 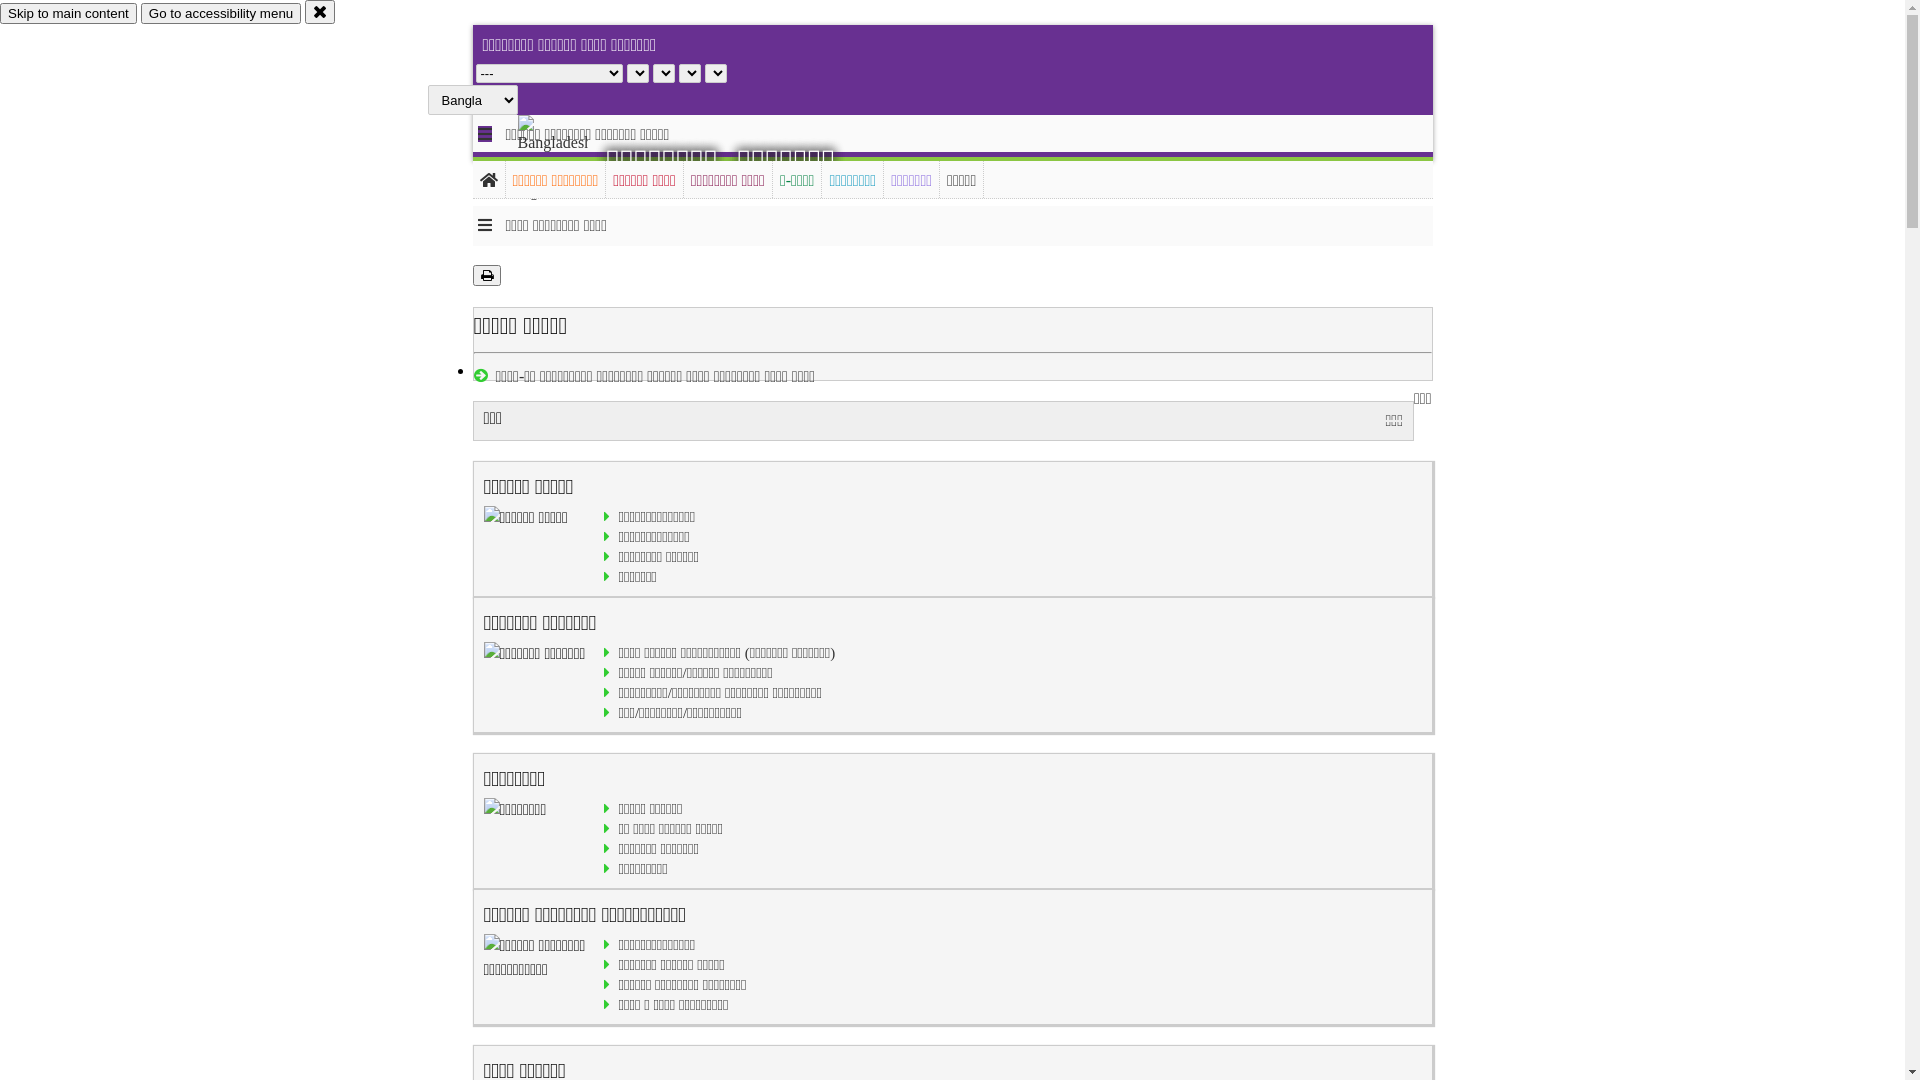 I want to click on 'close', so click(x=320, y=11).